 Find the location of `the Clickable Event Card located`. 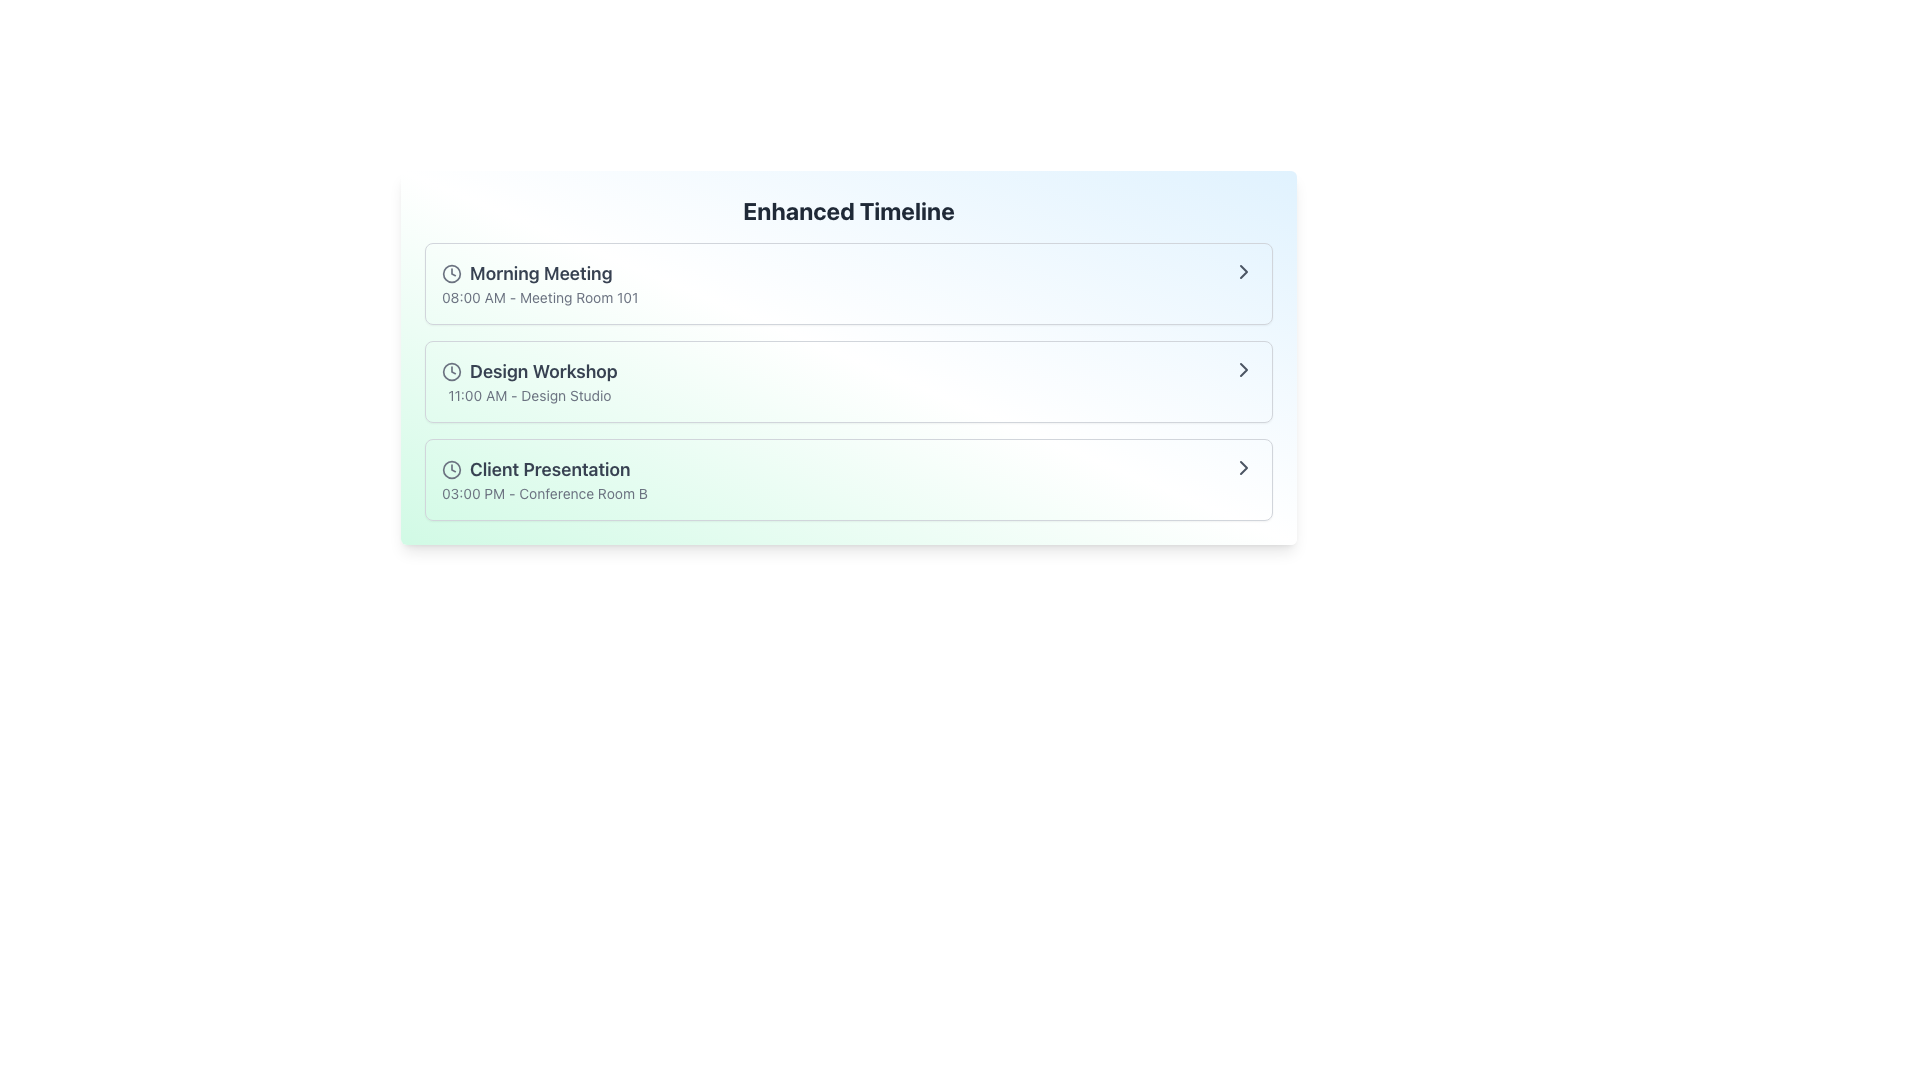

the Clickable Event Card located is located at coordinates (849, 381).